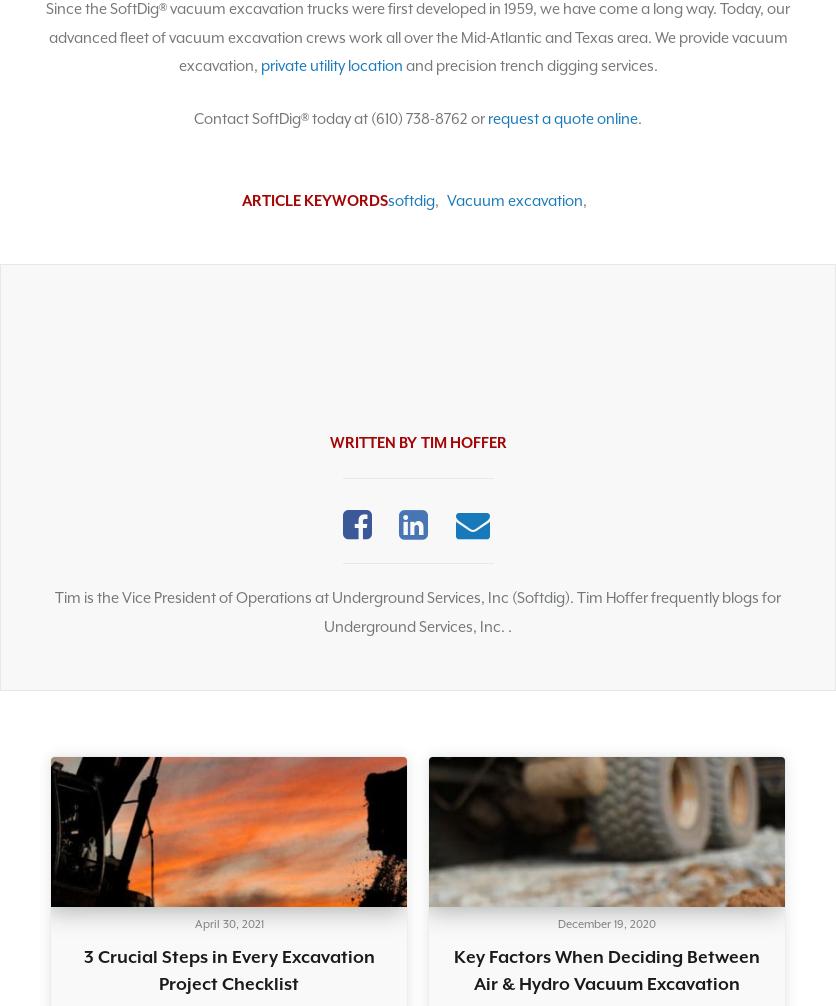 Image resolution: width=836 pixels, height=1006 pixels. Describe the element at coordinates (314, 200) in the screenshot. I see `'Article Keywords'` at that location.